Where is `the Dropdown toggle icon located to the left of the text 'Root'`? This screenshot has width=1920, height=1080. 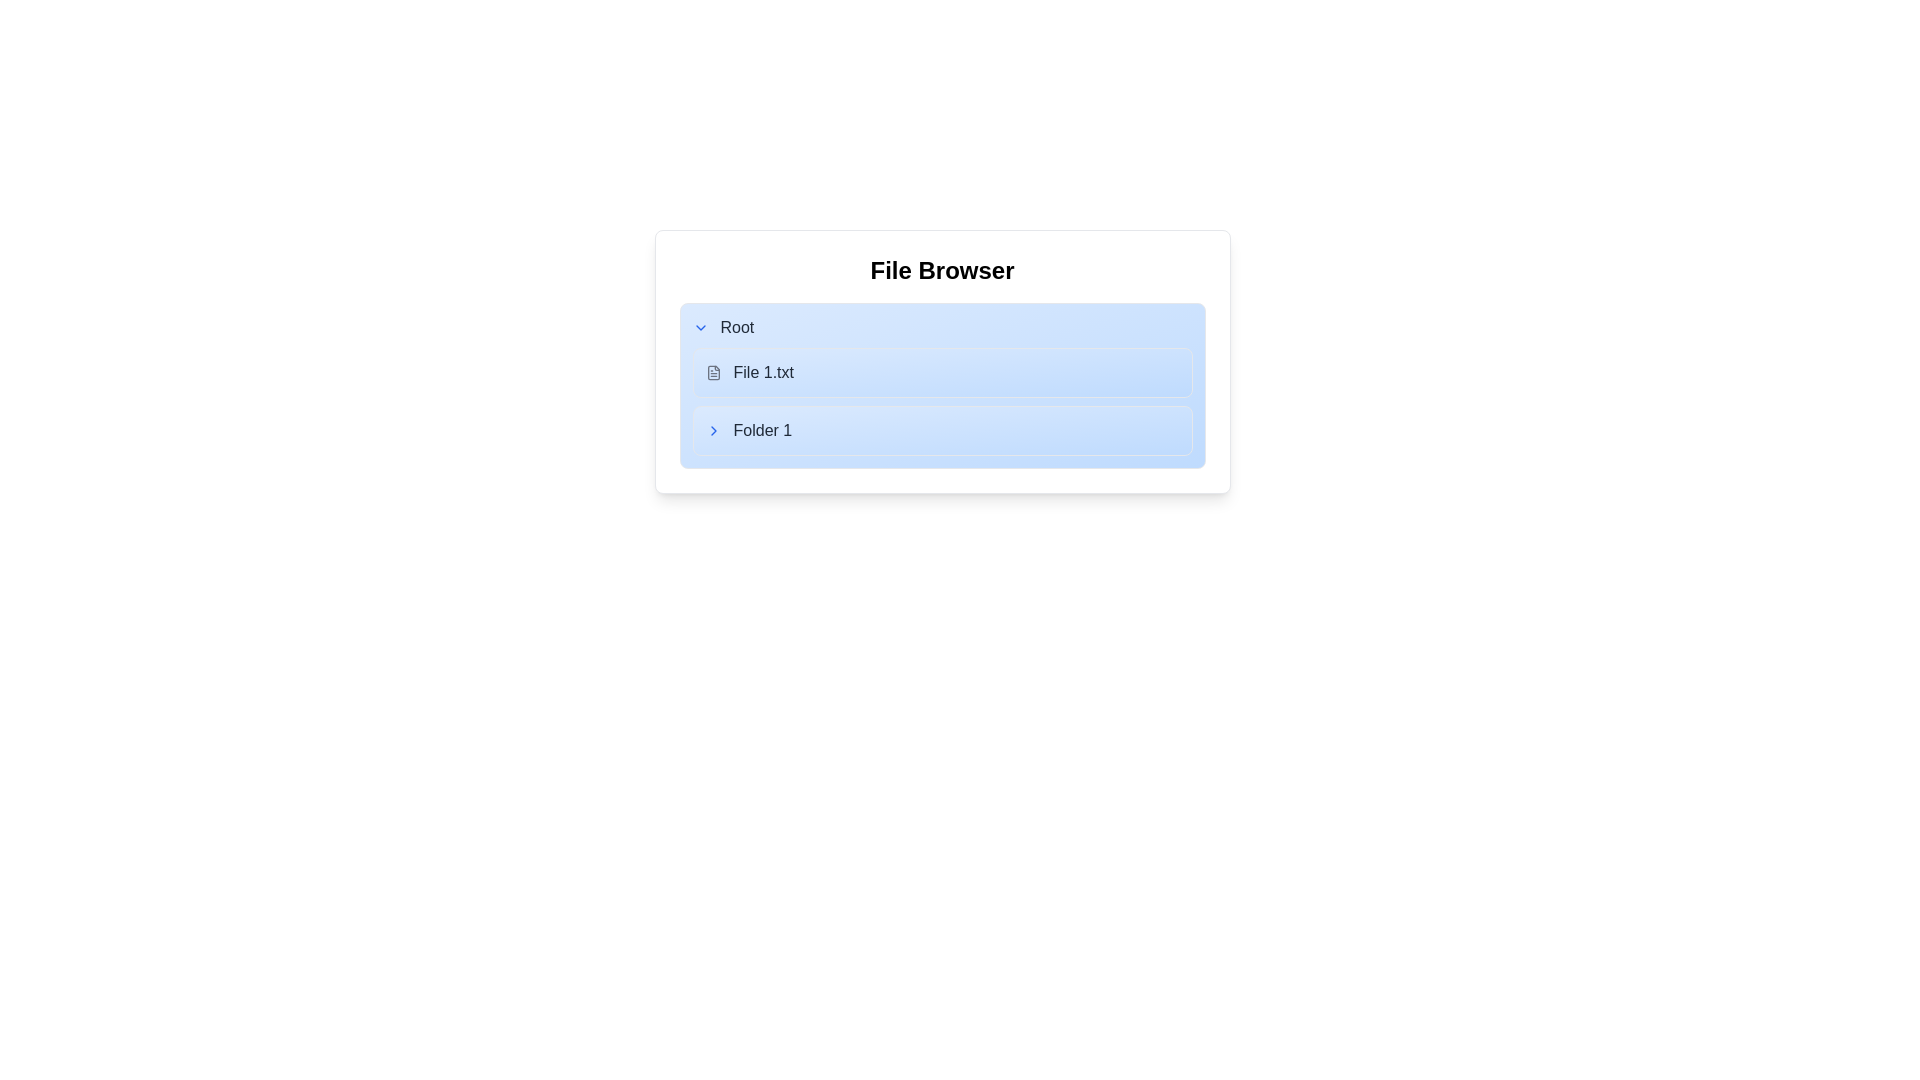 the Dropdown toggle icon located to the left of the text 'Root' is located at coordinates (700, 326).